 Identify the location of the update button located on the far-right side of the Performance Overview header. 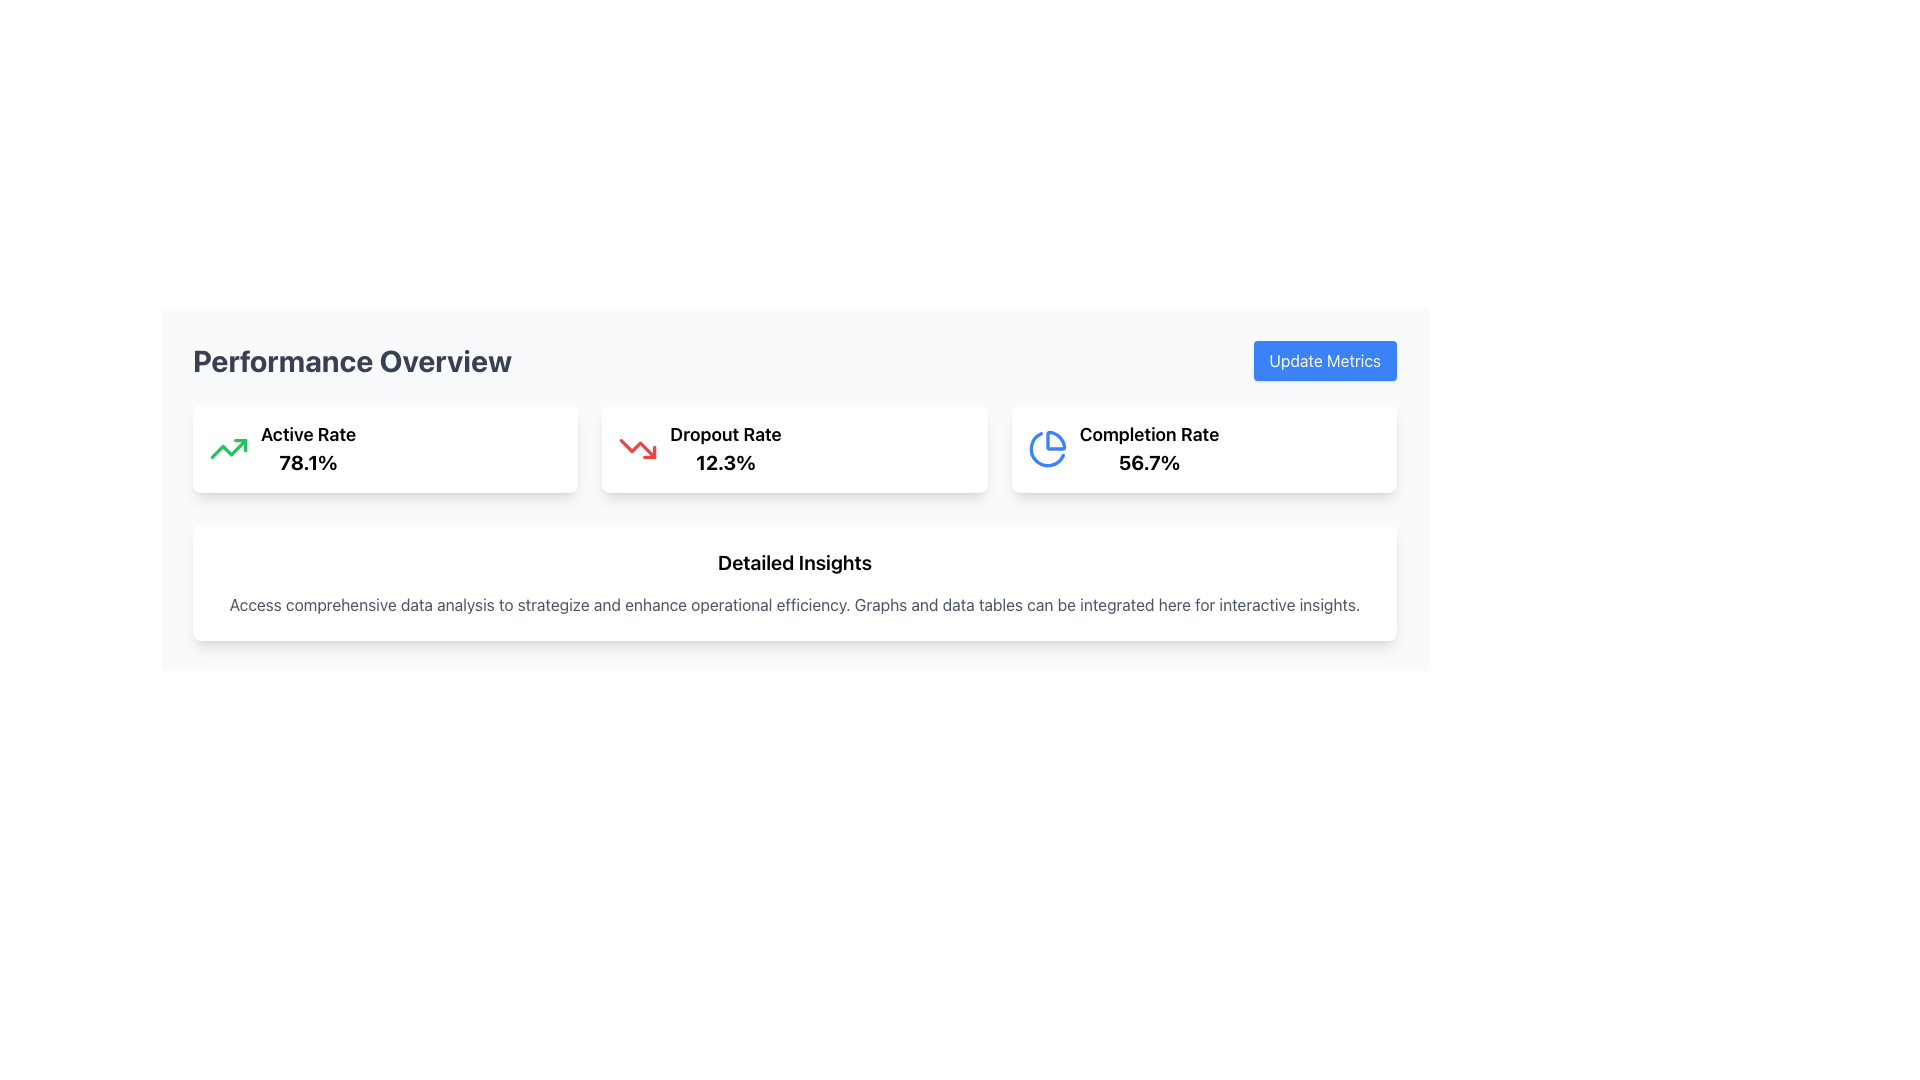
(1325, 361).